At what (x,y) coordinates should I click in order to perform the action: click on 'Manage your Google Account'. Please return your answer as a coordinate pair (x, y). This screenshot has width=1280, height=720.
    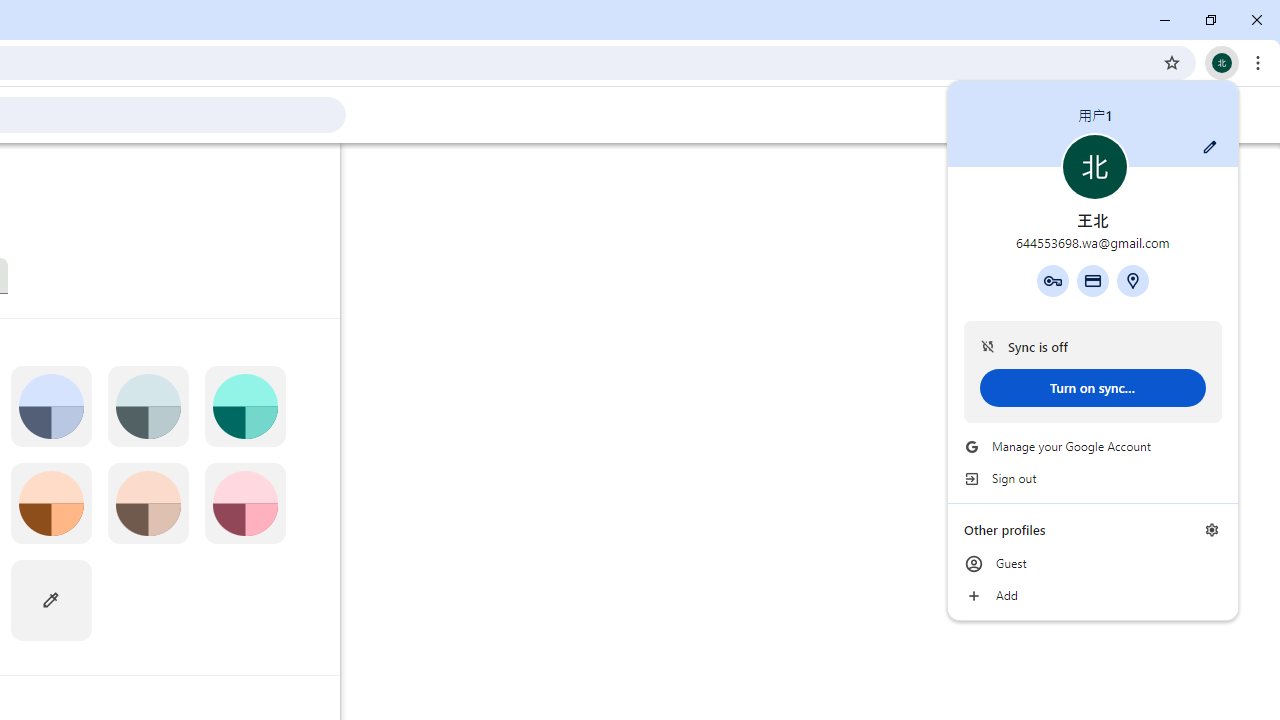
    Looking at the image, I should click on (1092, 446).